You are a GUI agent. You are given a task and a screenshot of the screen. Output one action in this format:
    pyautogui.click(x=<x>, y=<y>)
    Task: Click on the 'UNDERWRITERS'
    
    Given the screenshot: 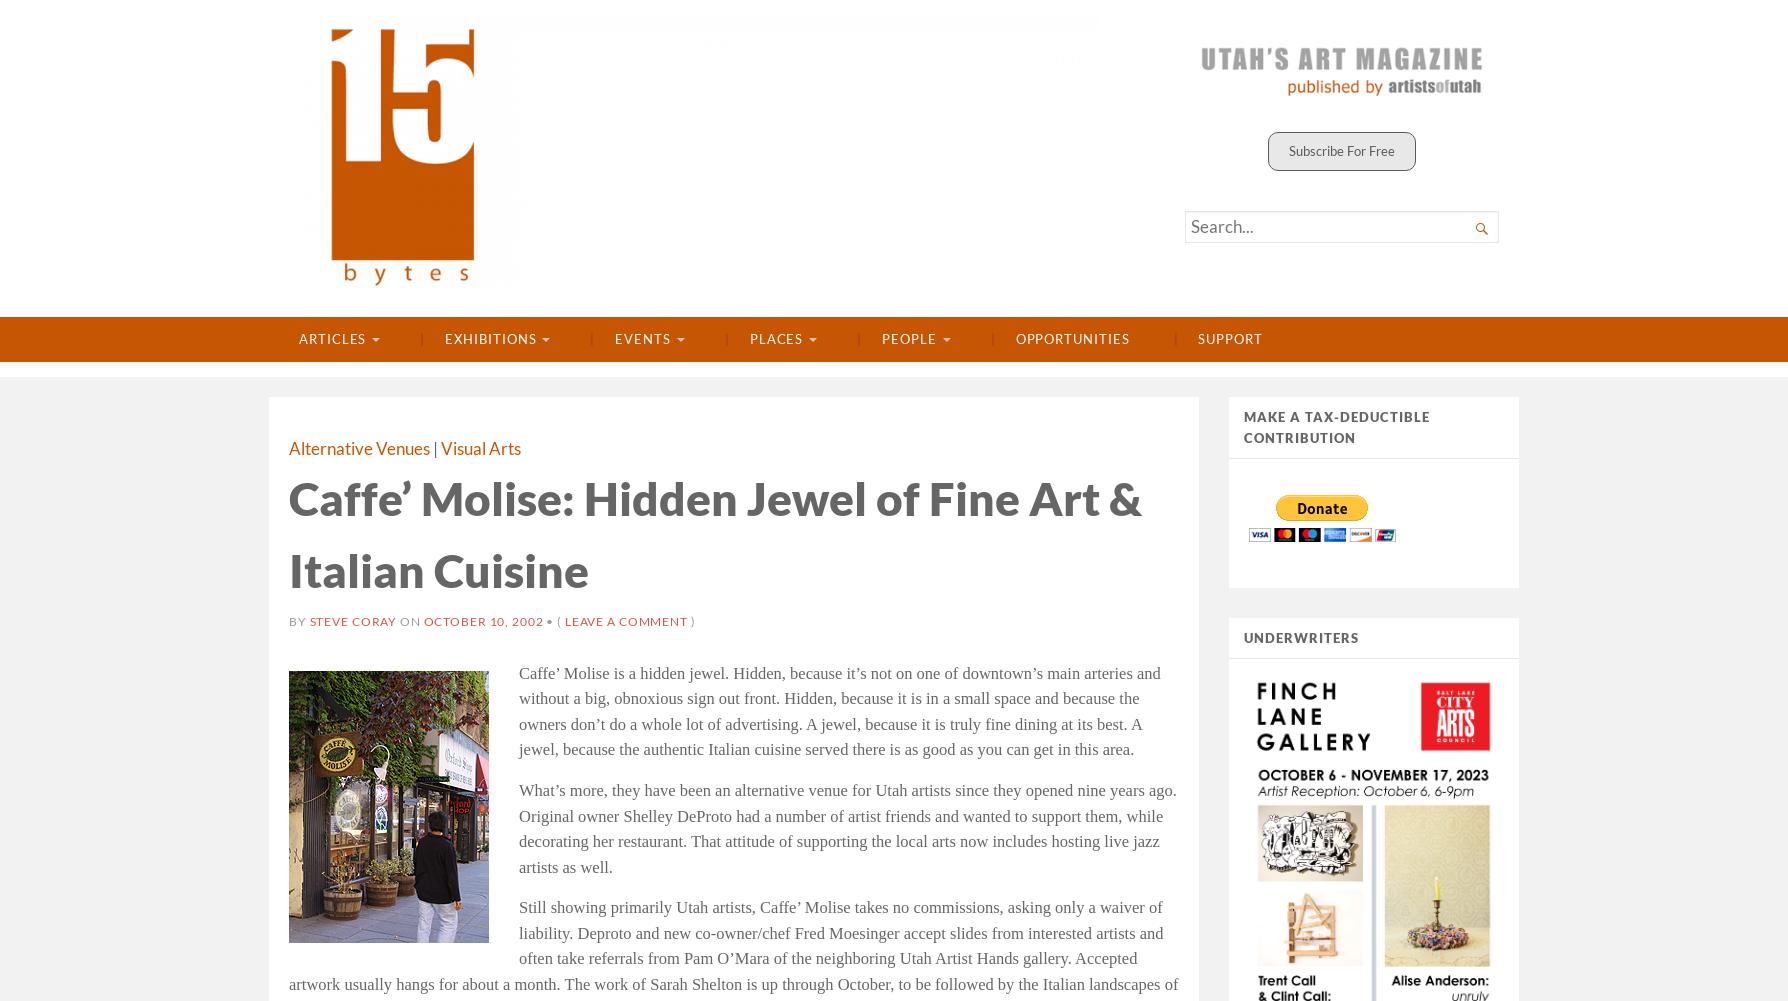 What is the action you would take?
    pyautogui.click(x=1242, y=637)
    